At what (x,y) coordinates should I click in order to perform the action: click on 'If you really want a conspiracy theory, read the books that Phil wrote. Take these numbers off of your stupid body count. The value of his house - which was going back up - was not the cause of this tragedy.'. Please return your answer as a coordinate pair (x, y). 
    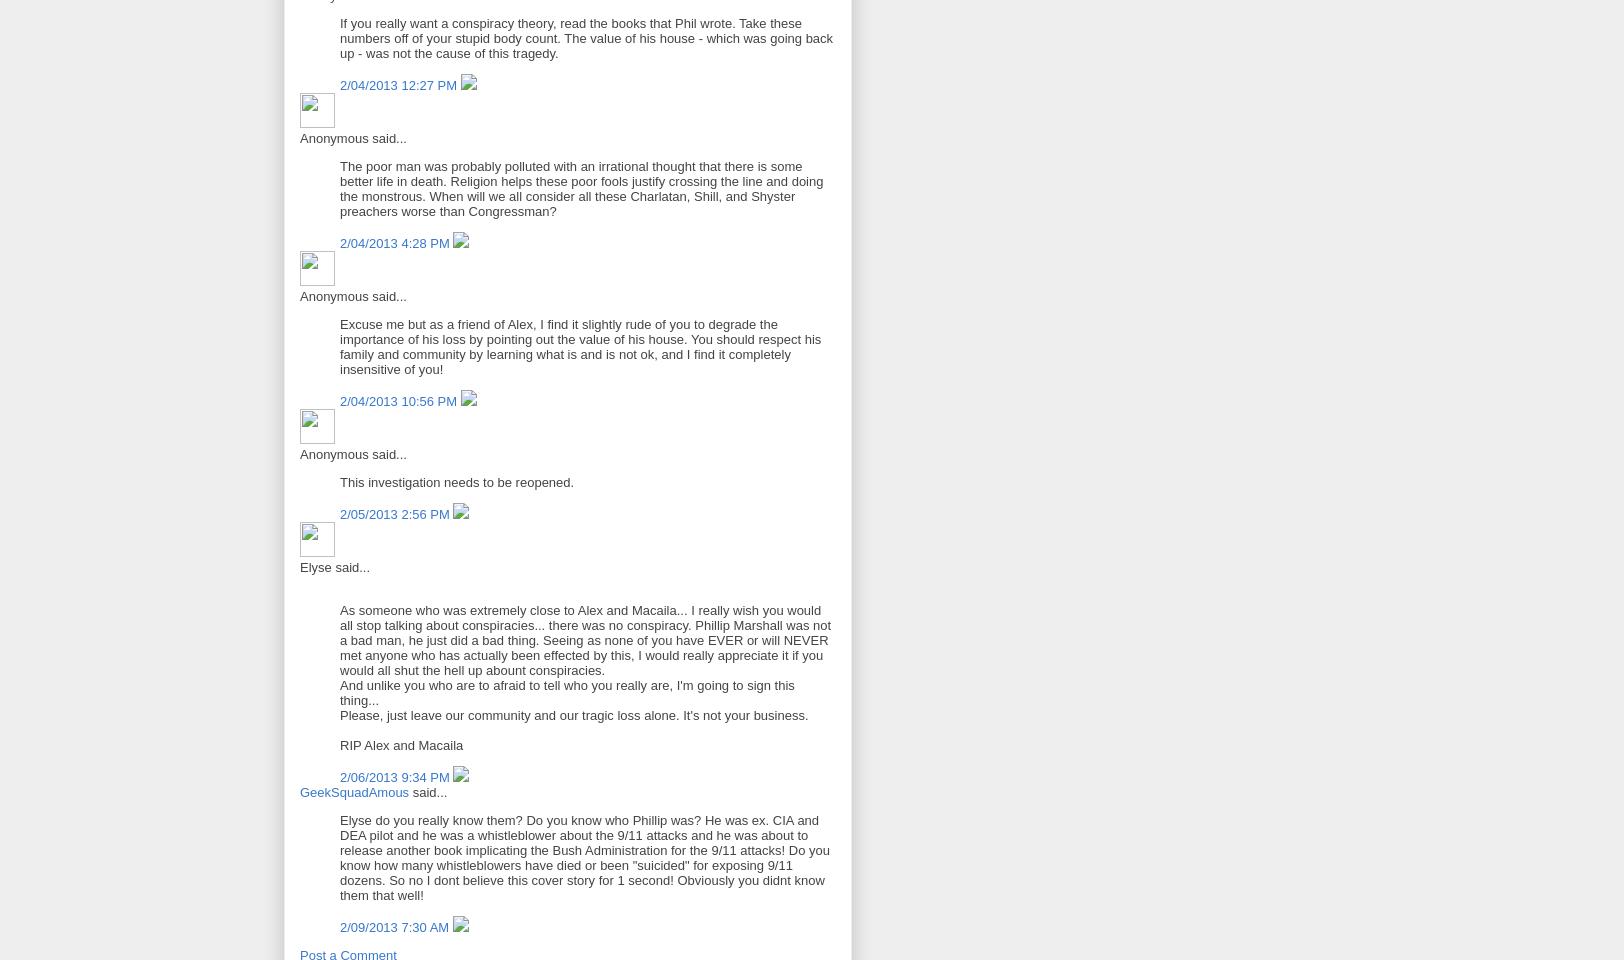
    Looking at the image, I should click on (586, 36).